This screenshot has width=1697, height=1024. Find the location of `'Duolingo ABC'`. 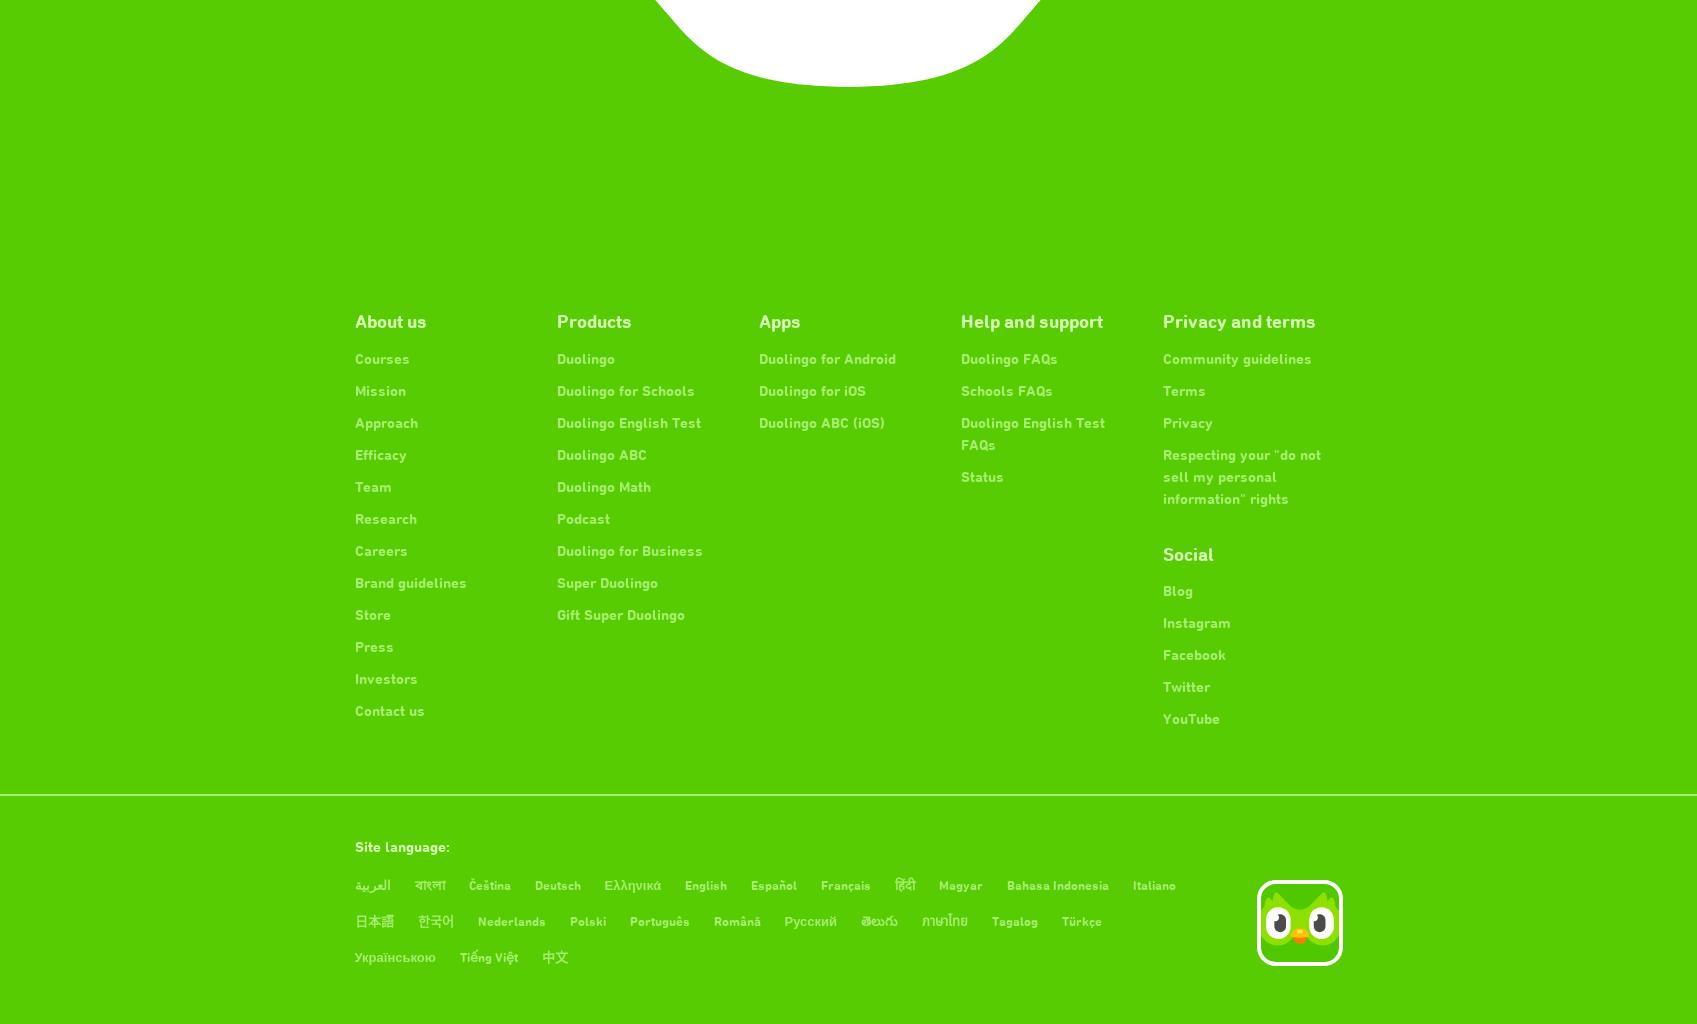

'Duolingo ABC' is located at coordinates (554, 454).